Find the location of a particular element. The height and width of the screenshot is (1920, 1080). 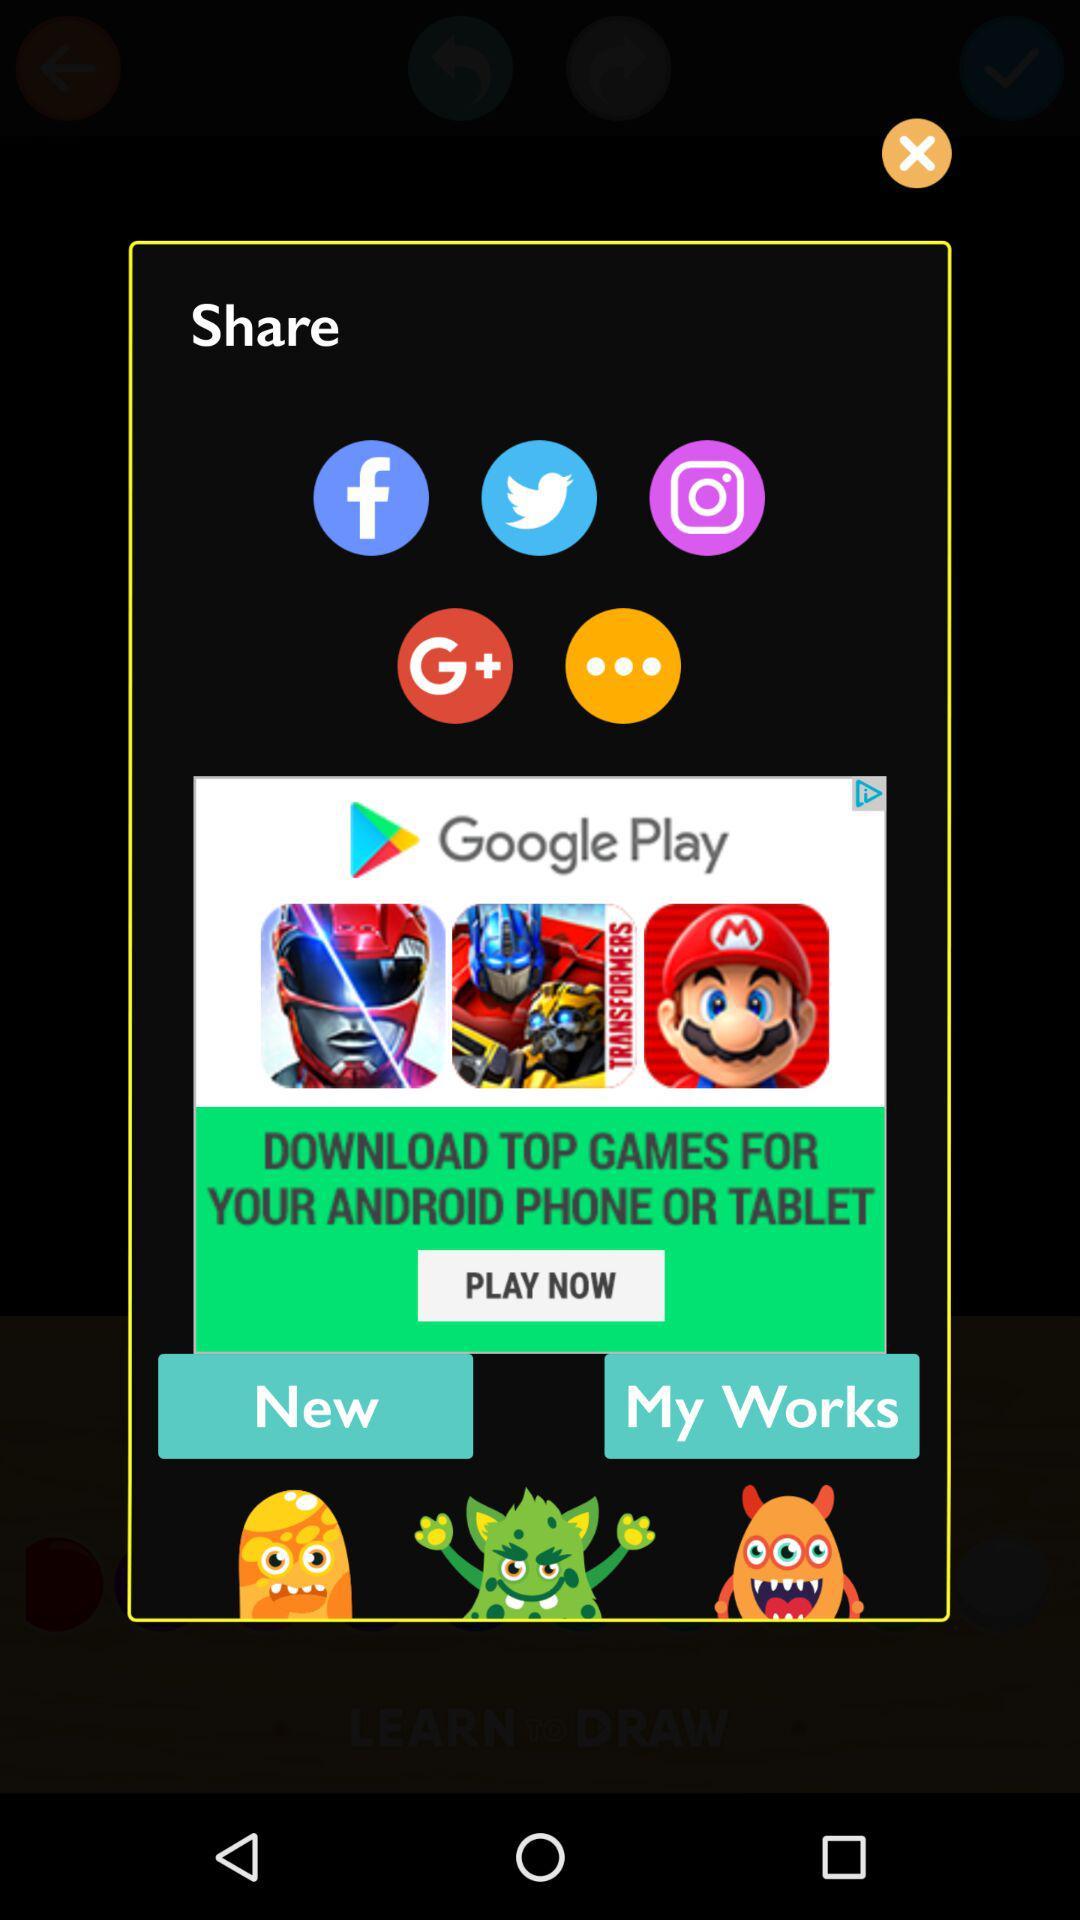

the more icon is located at coordinates (622, 666).